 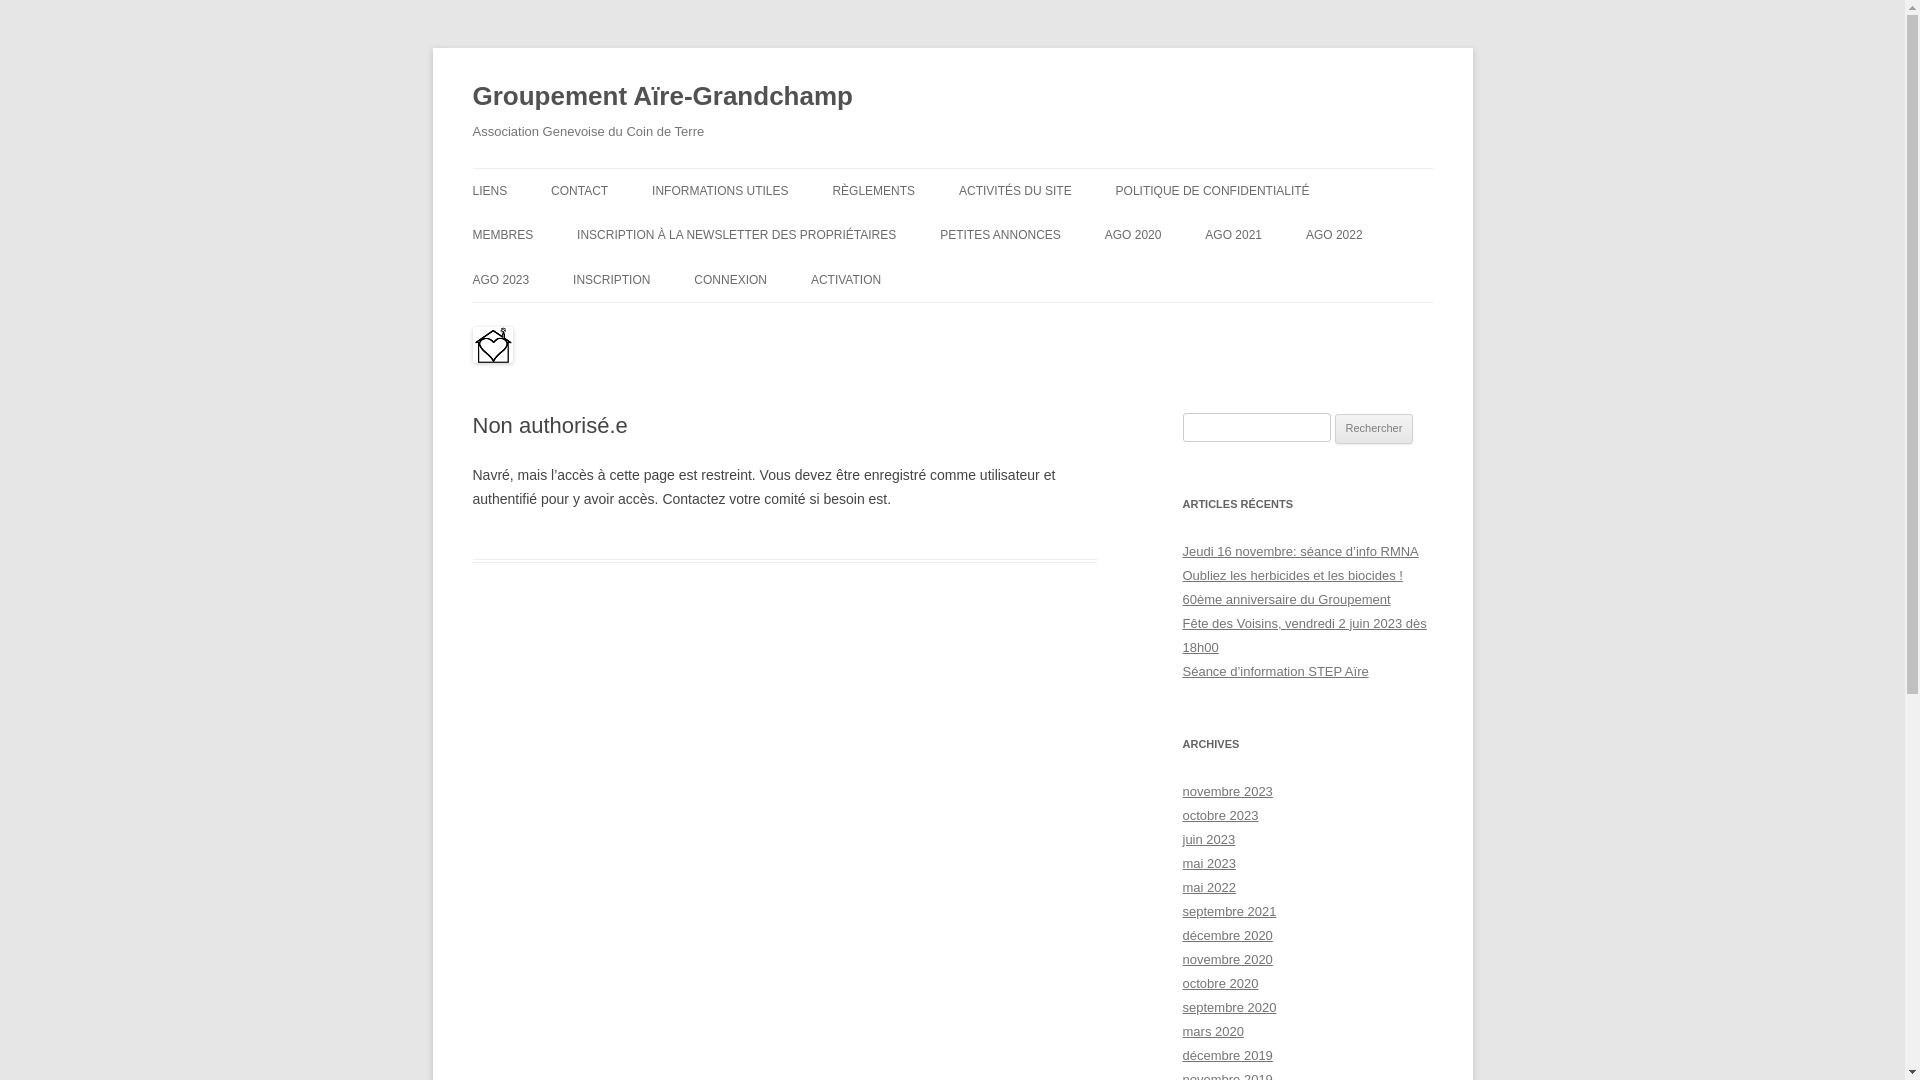 What do you see at coordinates (470, 234) in the screenshot?
I see `'MEMBRES'` at bounding box center [470, 234].